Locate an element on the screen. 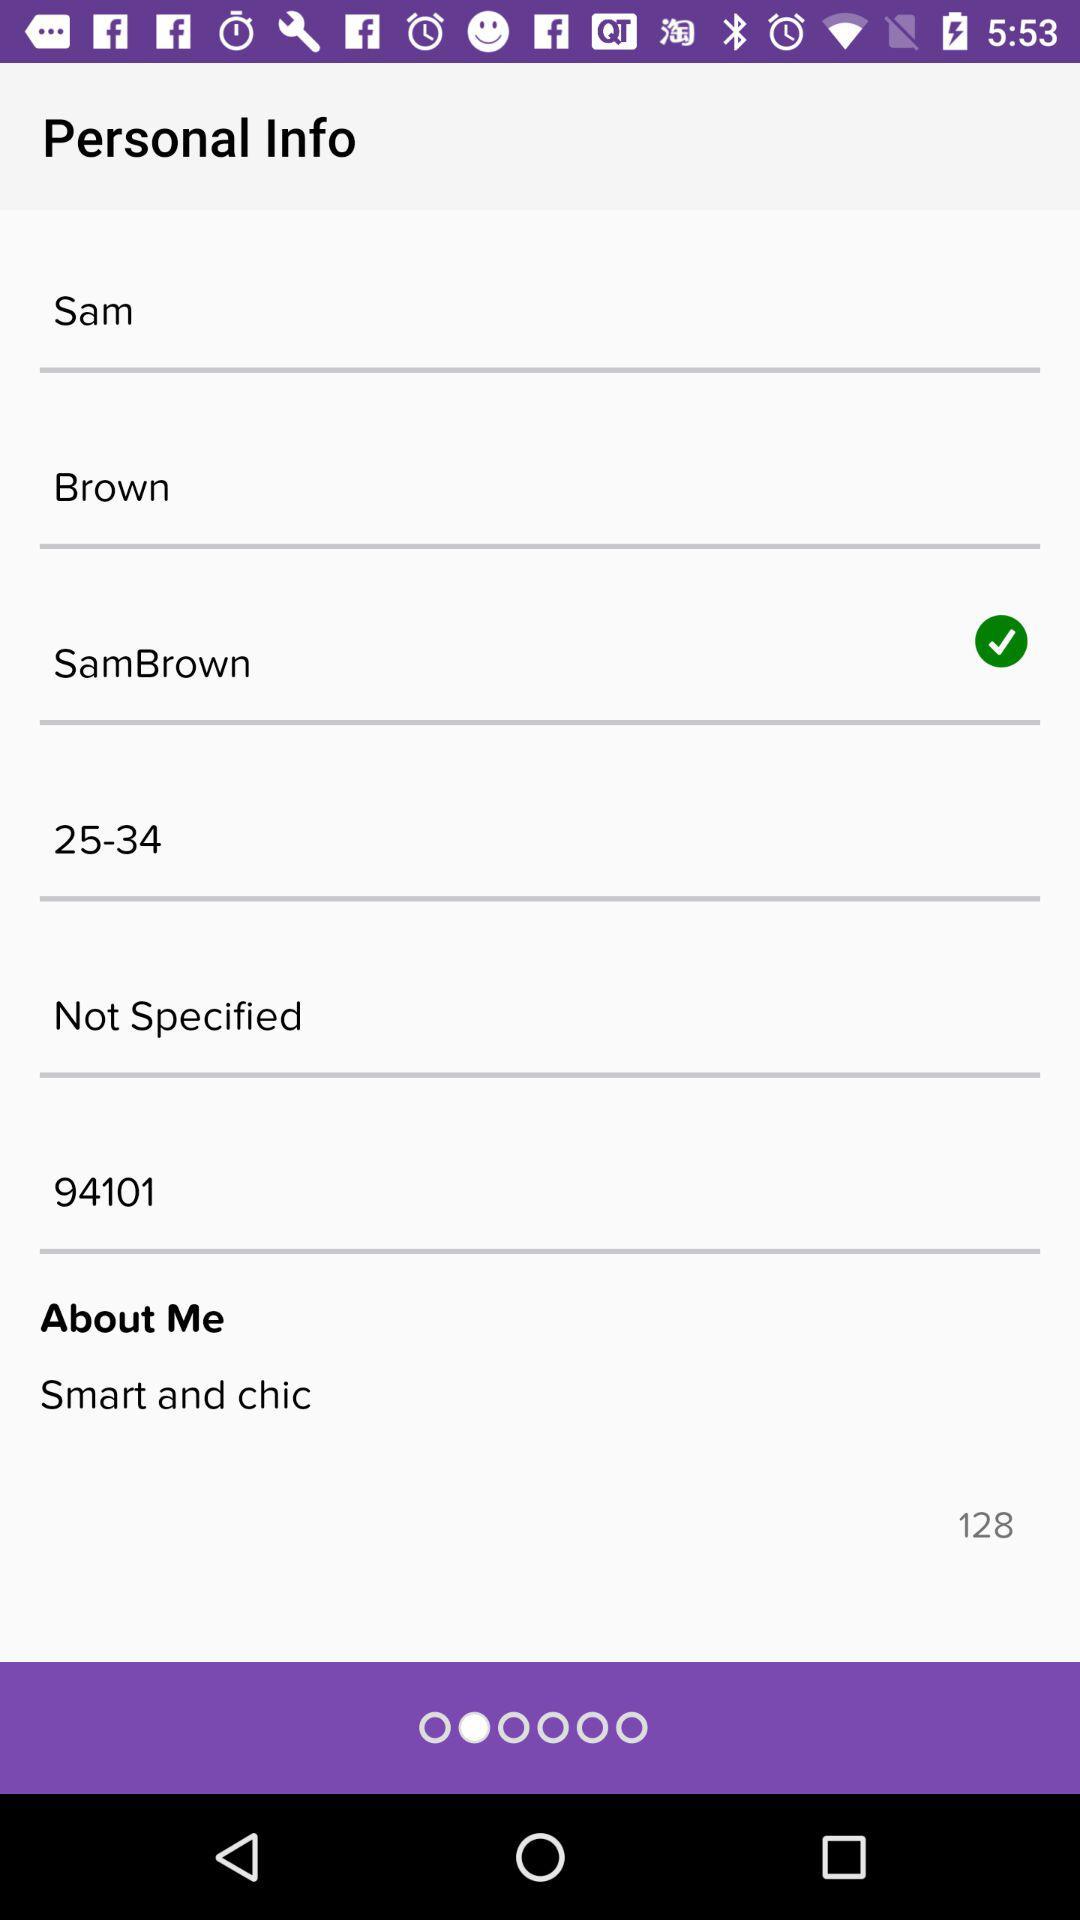 This screenshot has width=1080, height=1920. the 25-34 is located at coordinates (540, 829).